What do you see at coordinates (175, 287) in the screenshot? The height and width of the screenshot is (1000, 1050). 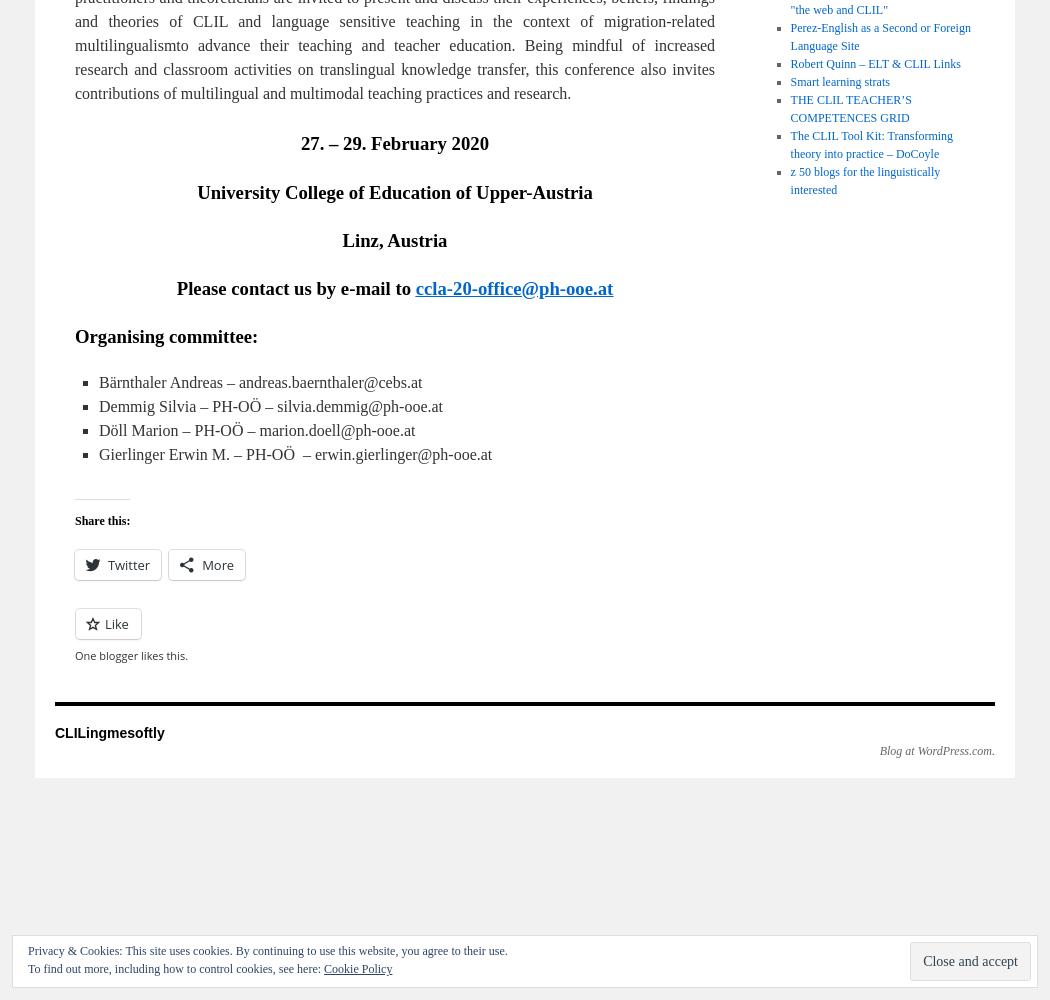 I see `'Please contact us by e-mail to'` at bounding box center [175, 287].